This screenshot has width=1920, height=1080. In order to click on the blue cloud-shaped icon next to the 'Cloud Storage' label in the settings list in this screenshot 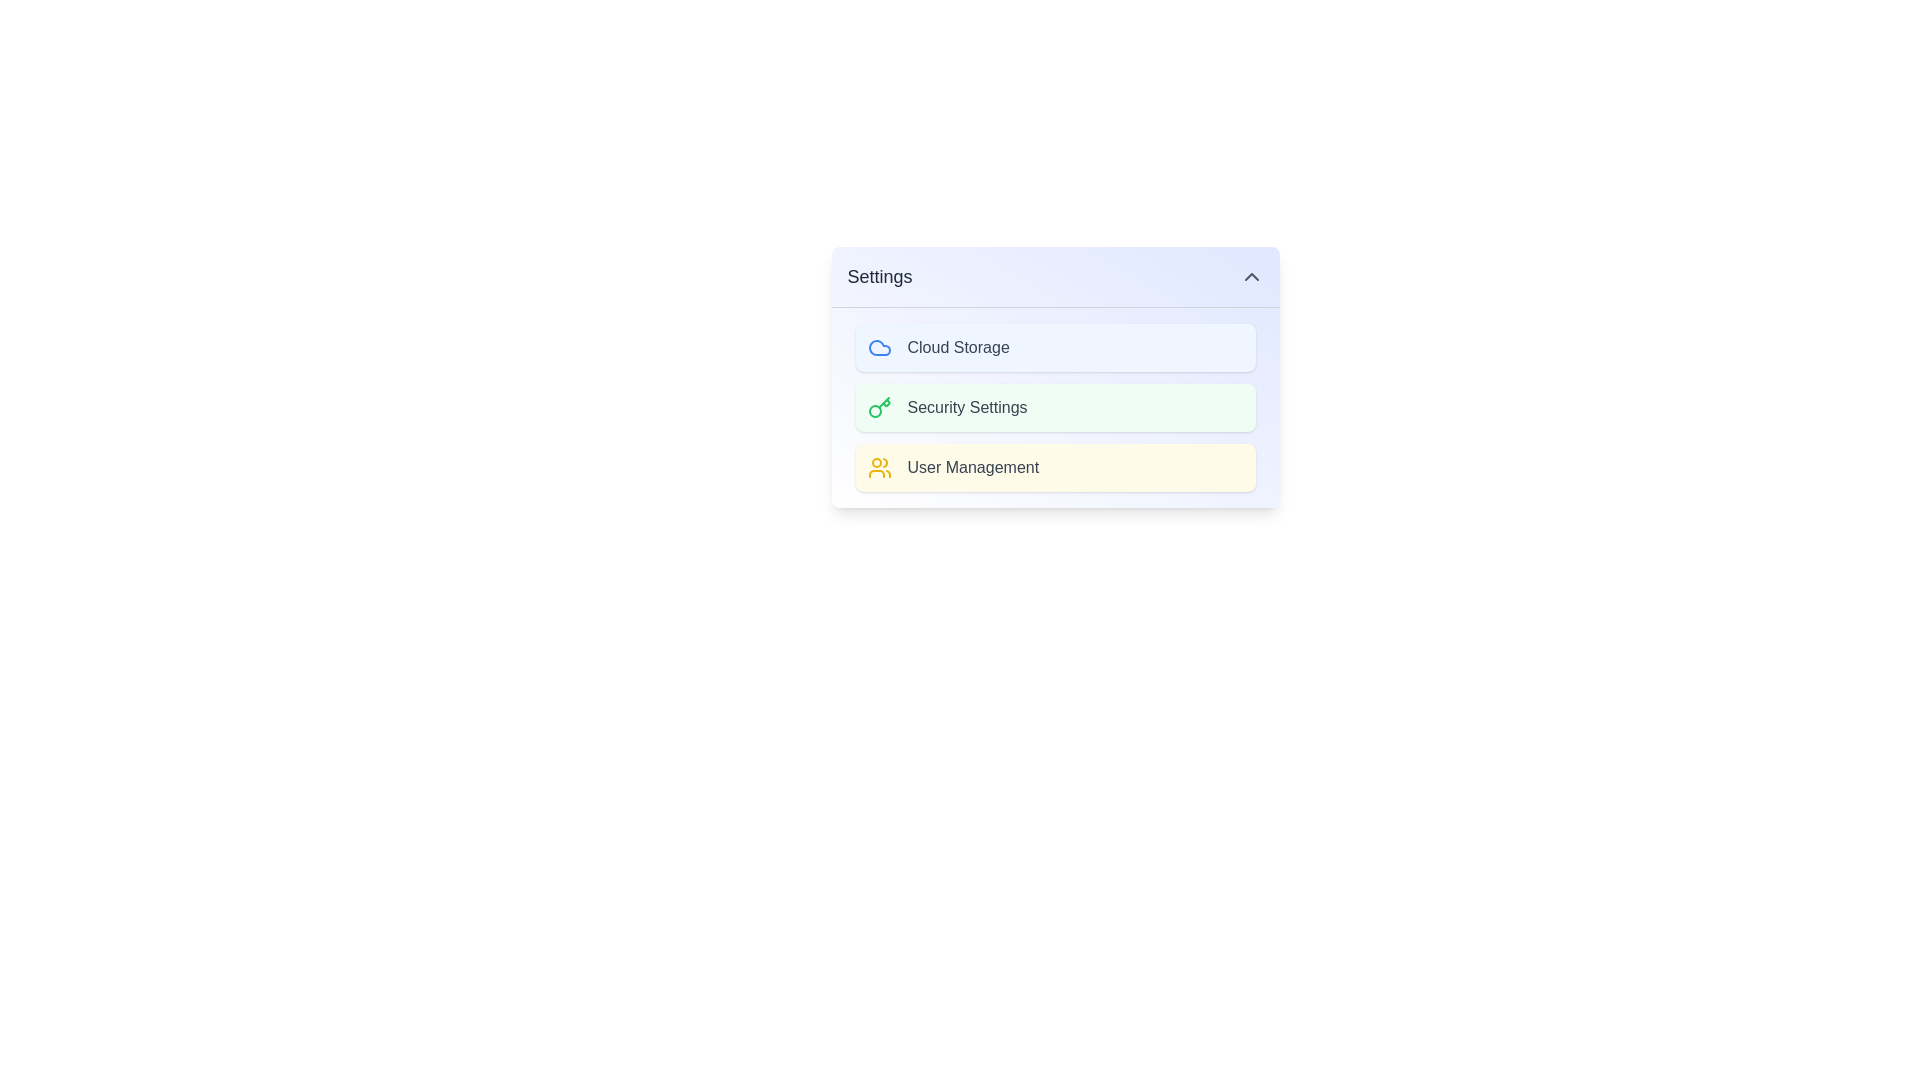, I will do `click(879, 346)`.